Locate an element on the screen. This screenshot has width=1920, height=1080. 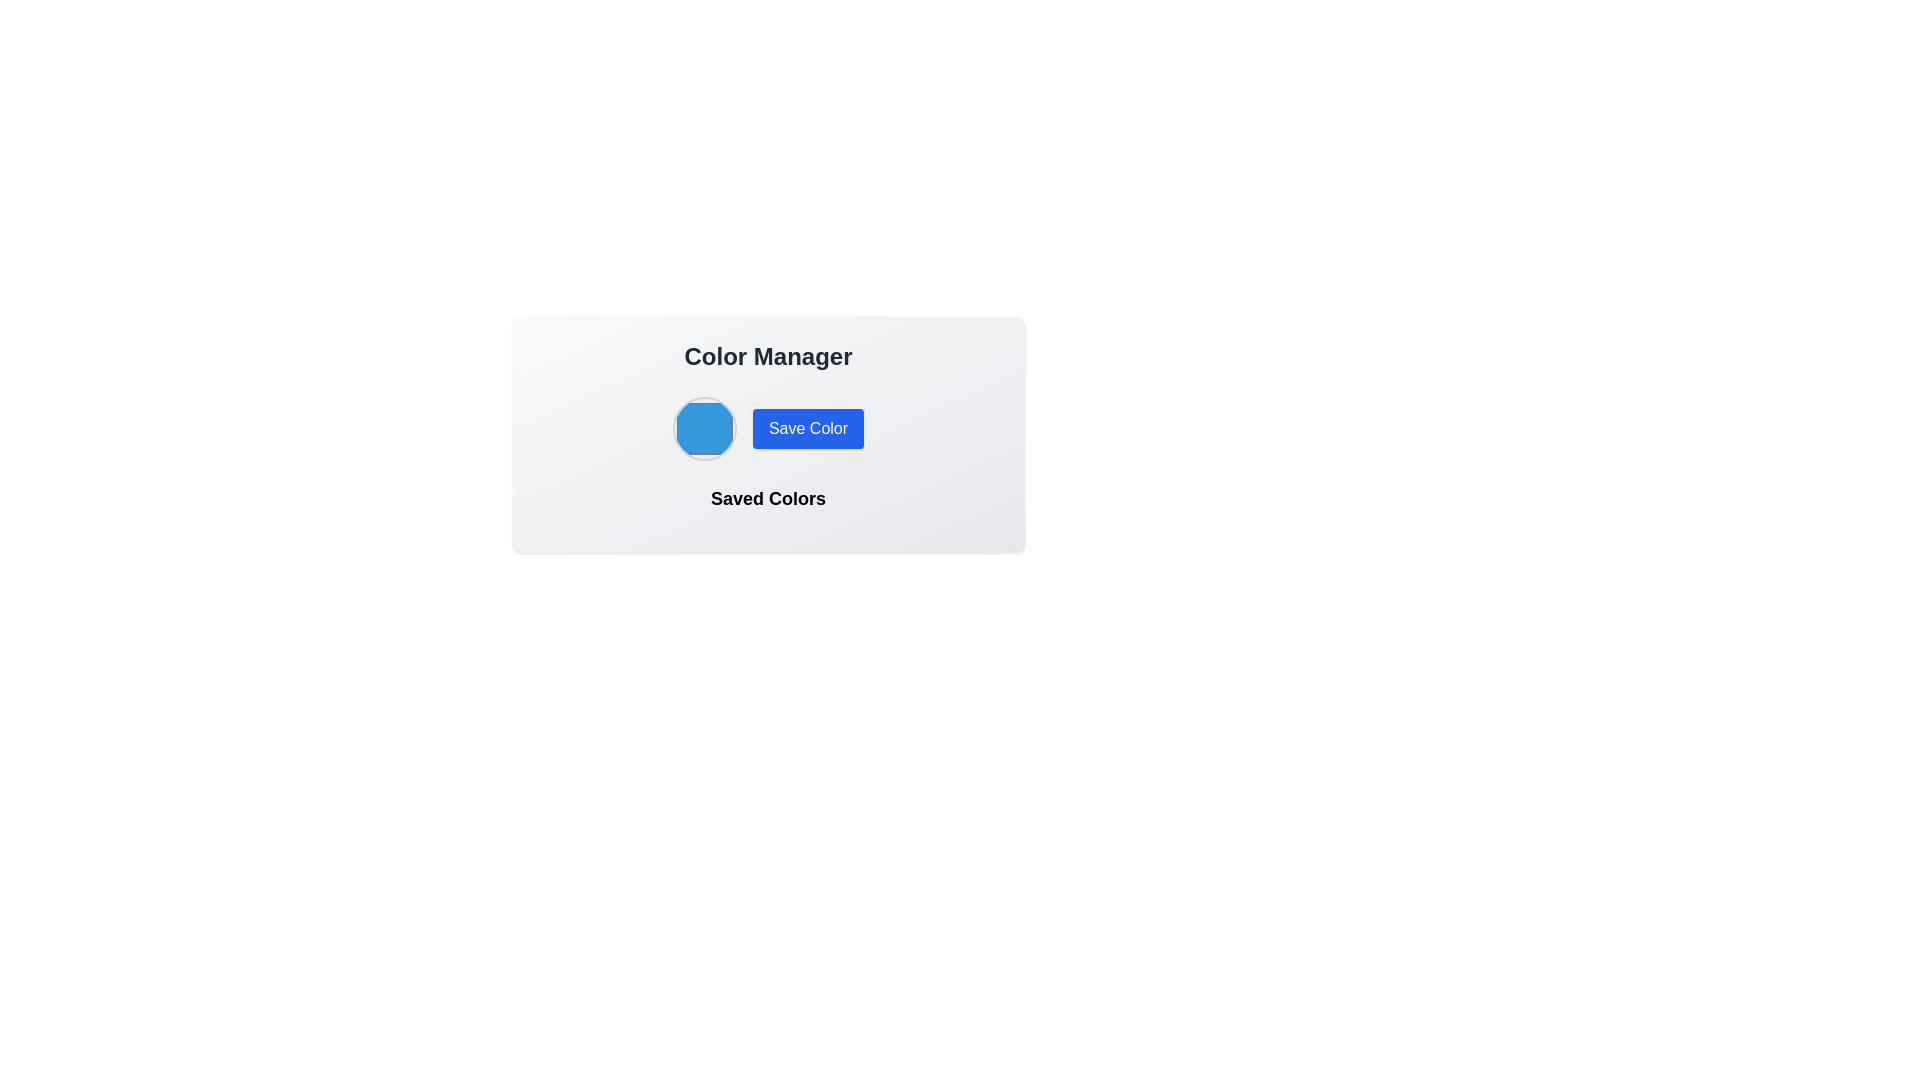
the 'Saved Colors' text label element, which is styled with a bold font and is located below the 'Save Color' button in the color management interface is located at coordinates (767, 505).